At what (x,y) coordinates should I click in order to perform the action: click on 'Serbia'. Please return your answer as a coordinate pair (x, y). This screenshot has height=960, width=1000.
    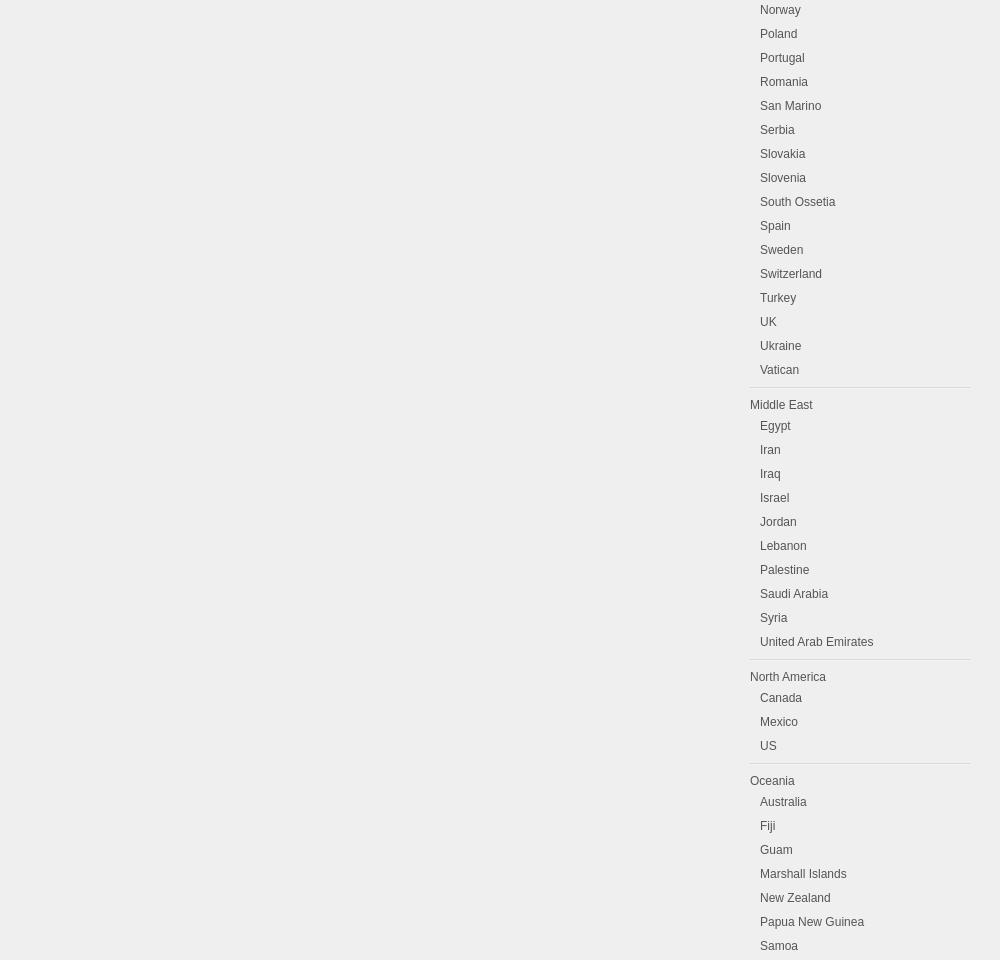
    Looking at the image, I should click on (777, 128).